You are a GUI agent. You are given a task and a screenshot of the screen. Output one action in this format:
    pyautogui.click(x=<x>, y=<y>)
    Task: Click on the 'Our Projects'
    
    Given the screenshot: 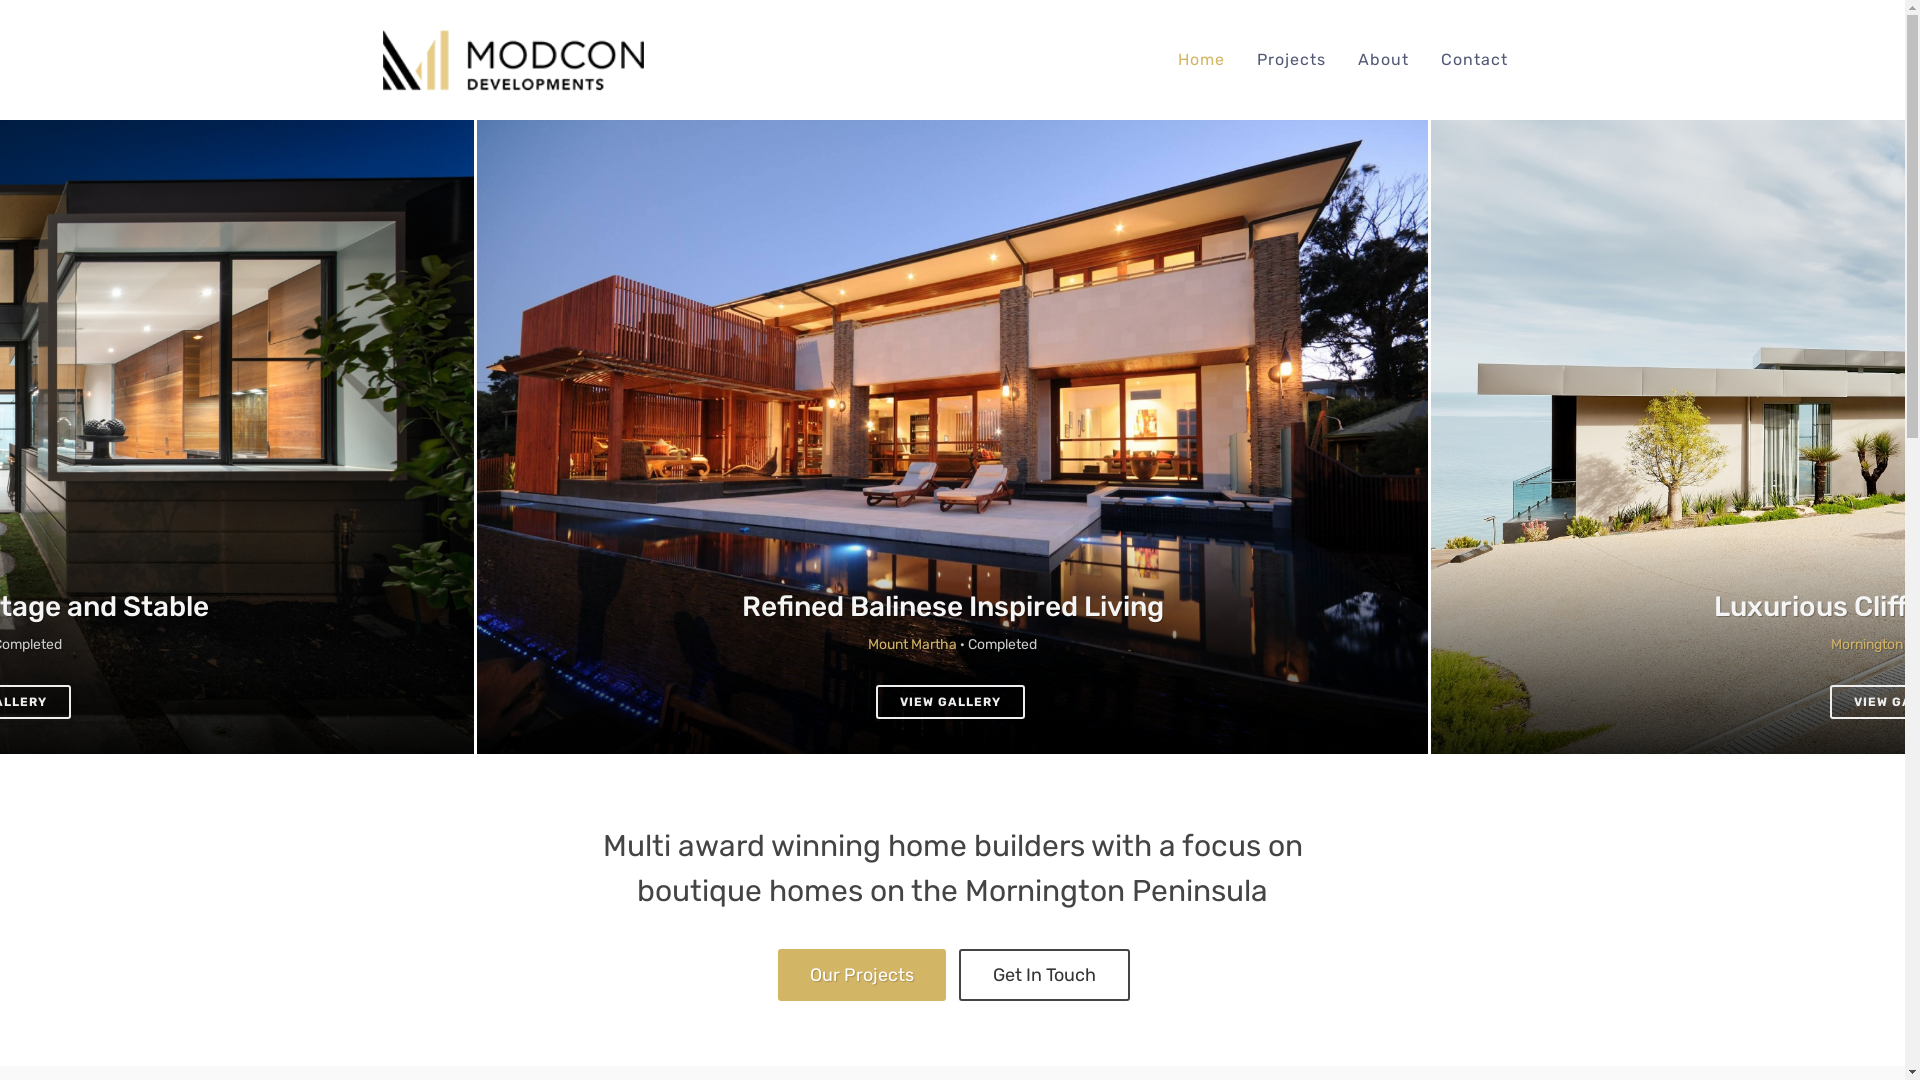 What is the action you would take?
    pyautogui.click(x=862, y=974)
    